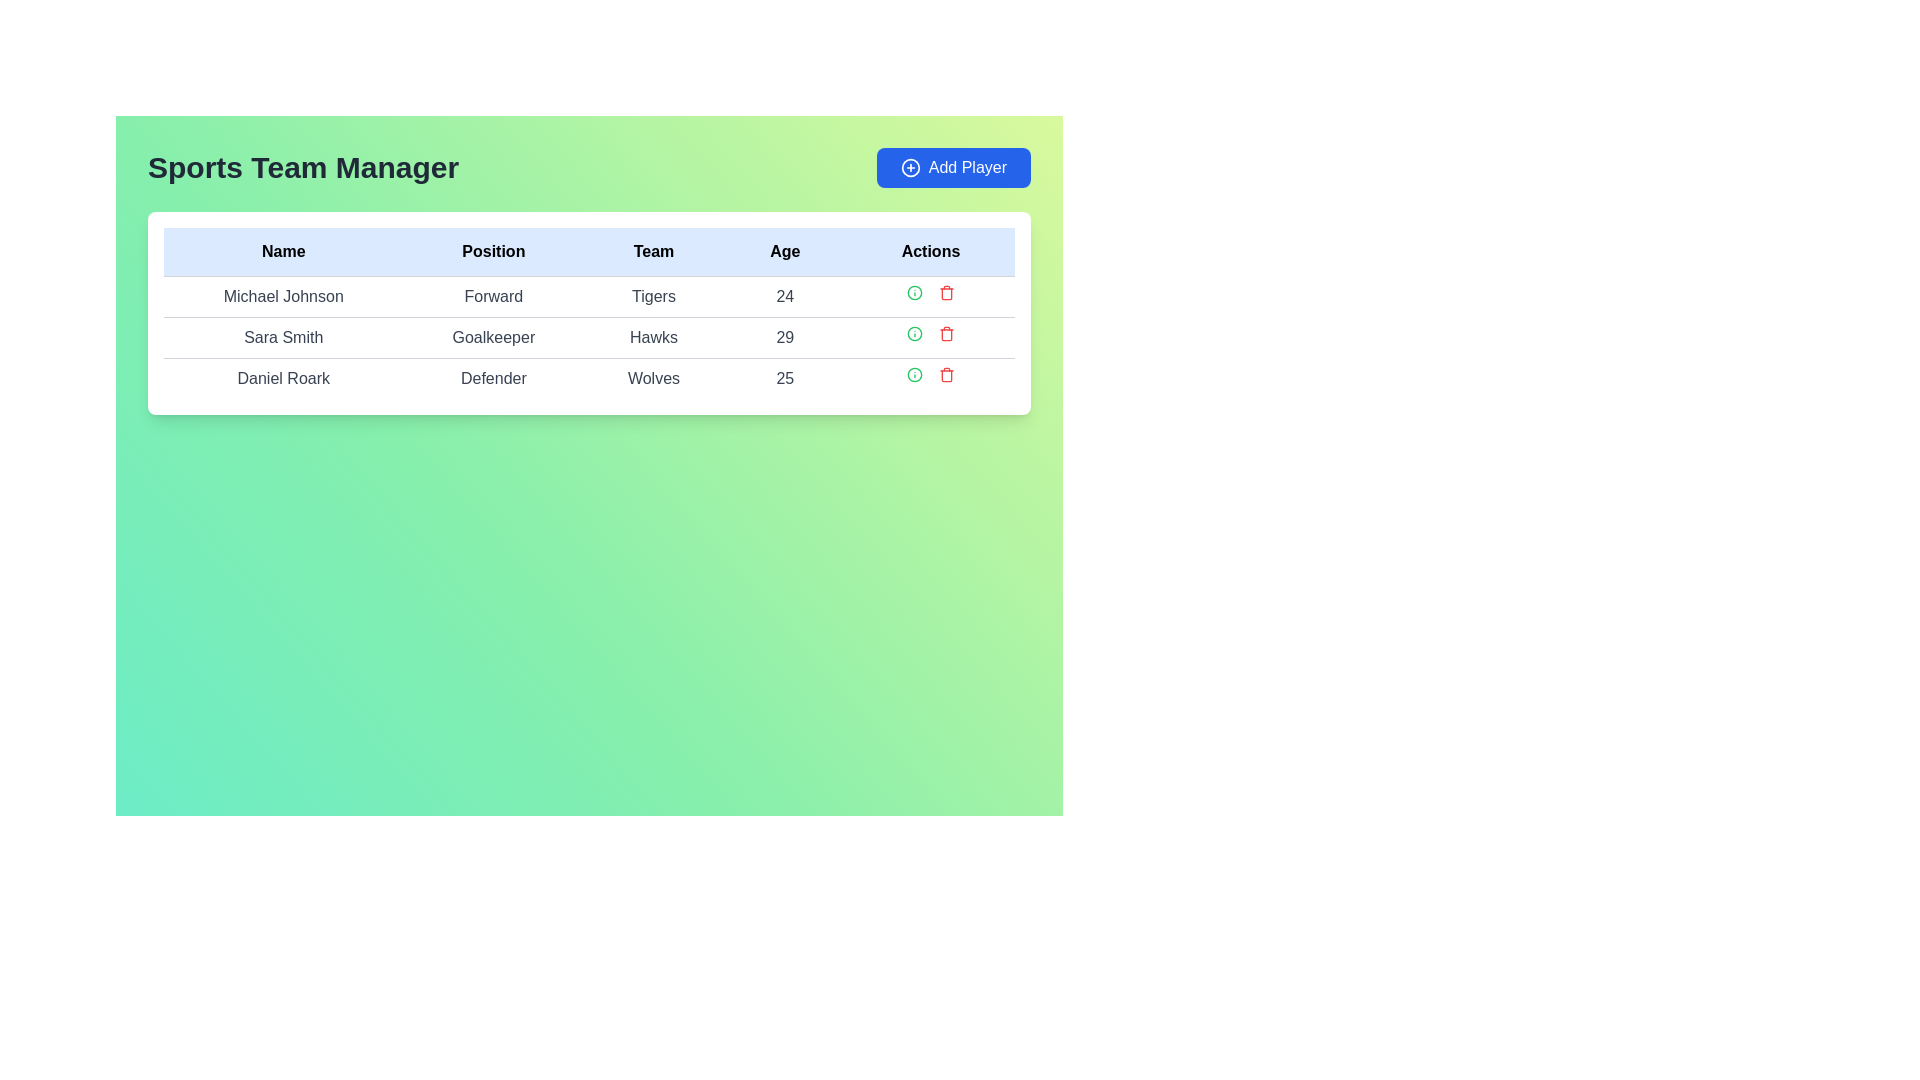 The width and height of the screenshot is (1920, 1080). What do you see at coordinates (653, 378) in the screenshot?
I see `the text label displaying 'Wolves' in the 'Team' column of the third row of the table` at bounding box center [653, 378].